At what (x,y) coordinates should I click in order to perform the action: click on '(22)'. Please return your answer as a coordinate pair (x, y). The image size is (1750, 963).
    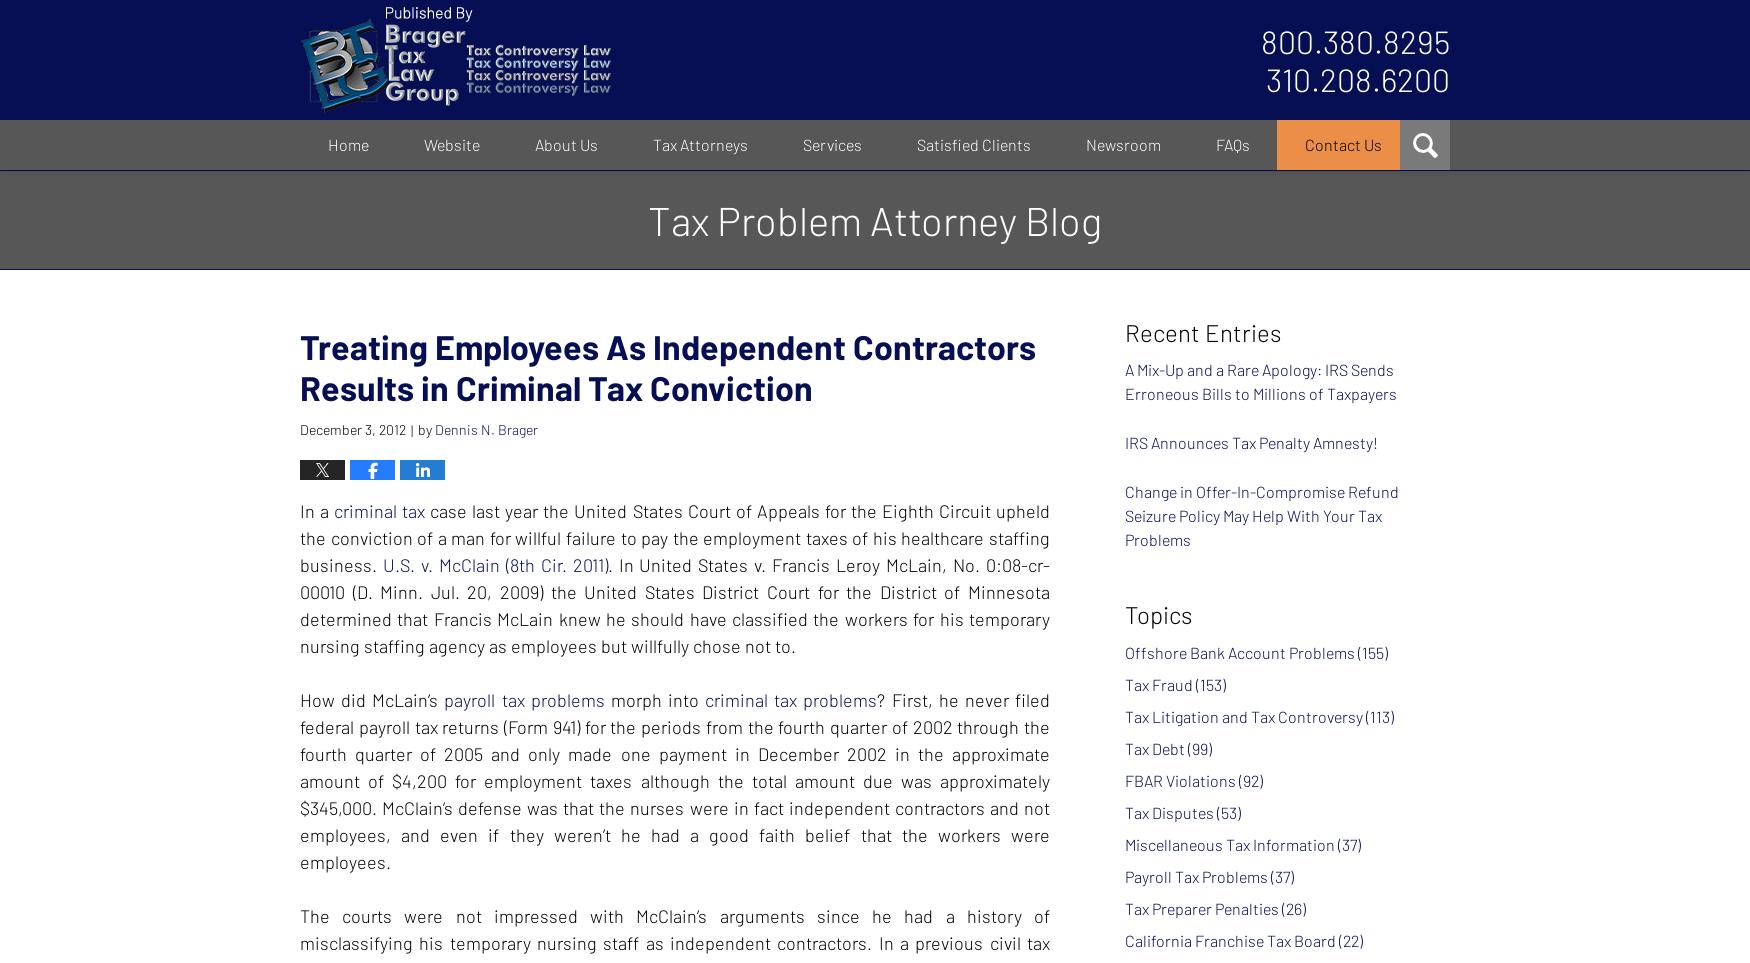
    Looking at the image, I should click on (1351, 939).